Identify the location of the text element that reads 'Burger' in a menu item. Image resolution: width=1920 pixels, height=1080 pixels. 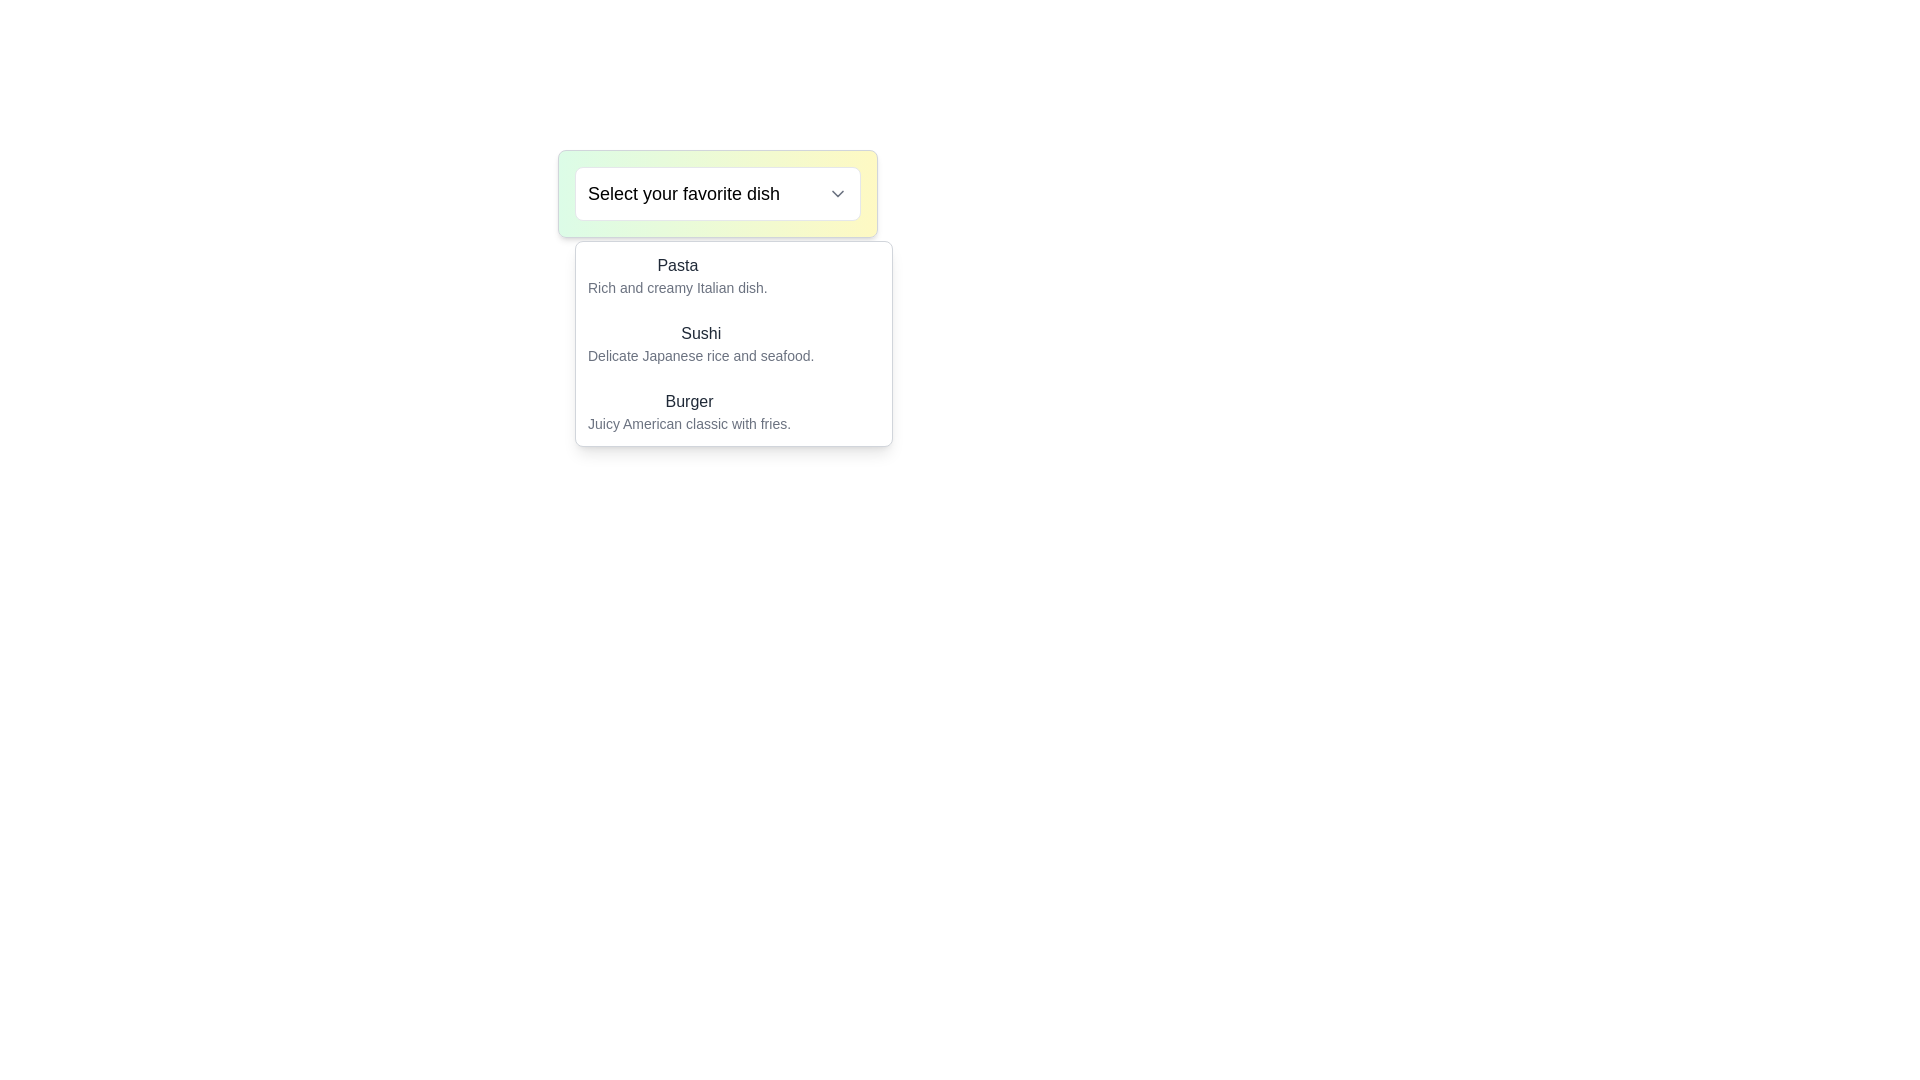
(689, 411).